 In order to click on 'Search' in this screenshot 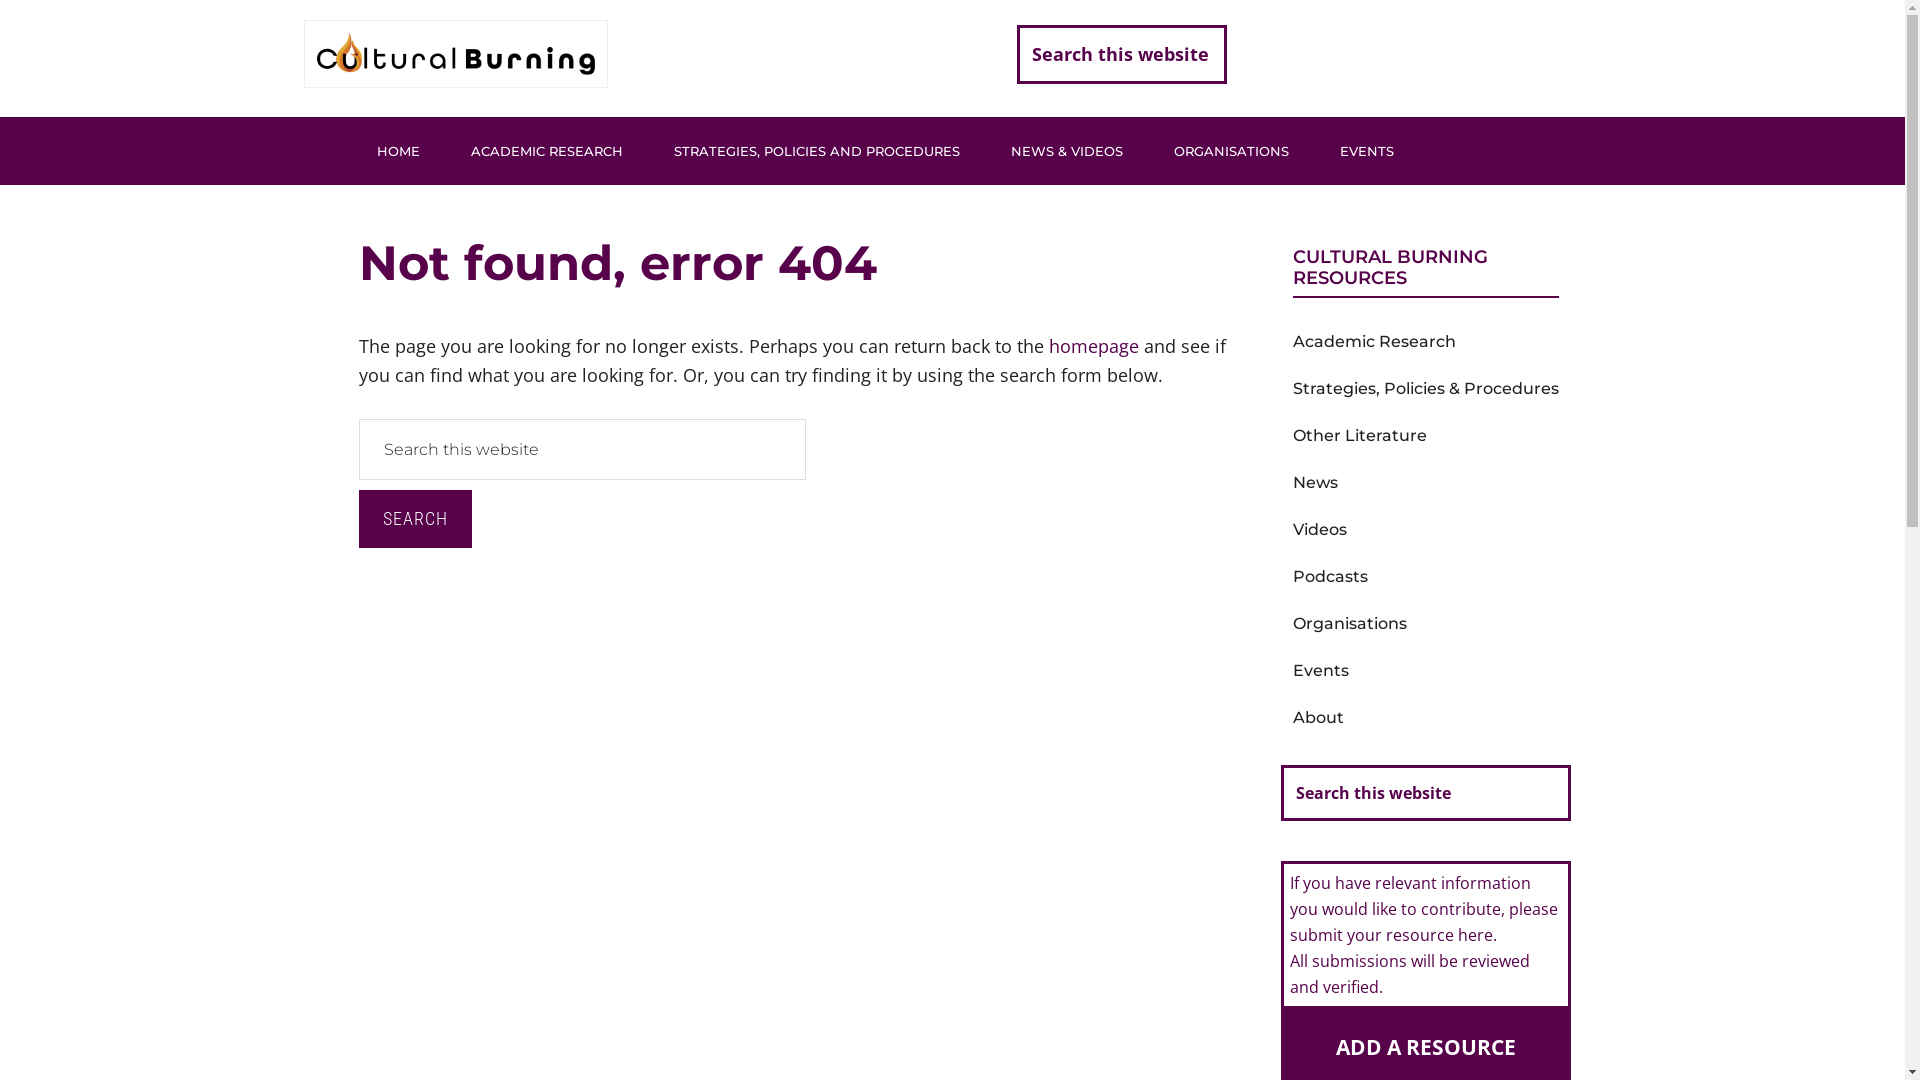, I will do `click(413, 518)`.